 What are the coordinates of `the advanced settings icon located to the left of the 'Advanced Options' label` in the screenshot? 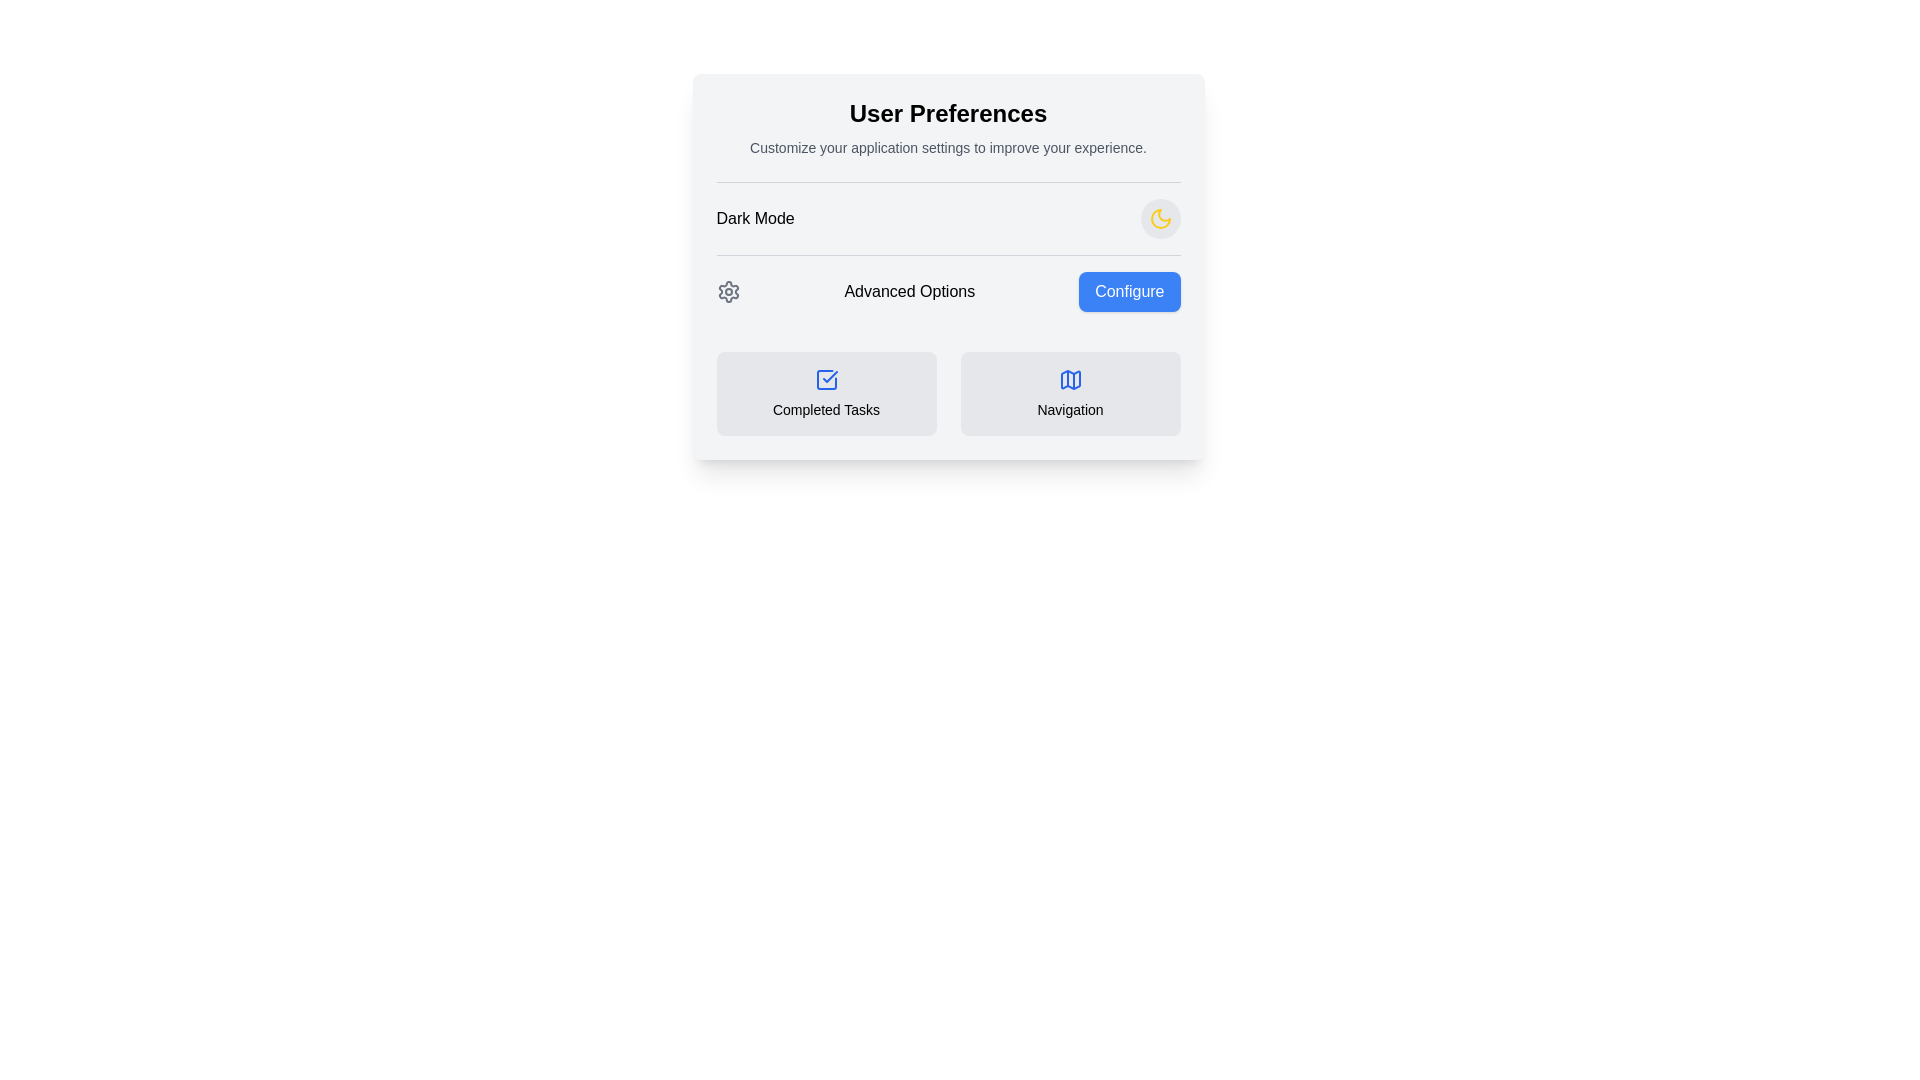 It's located at (727, 292).